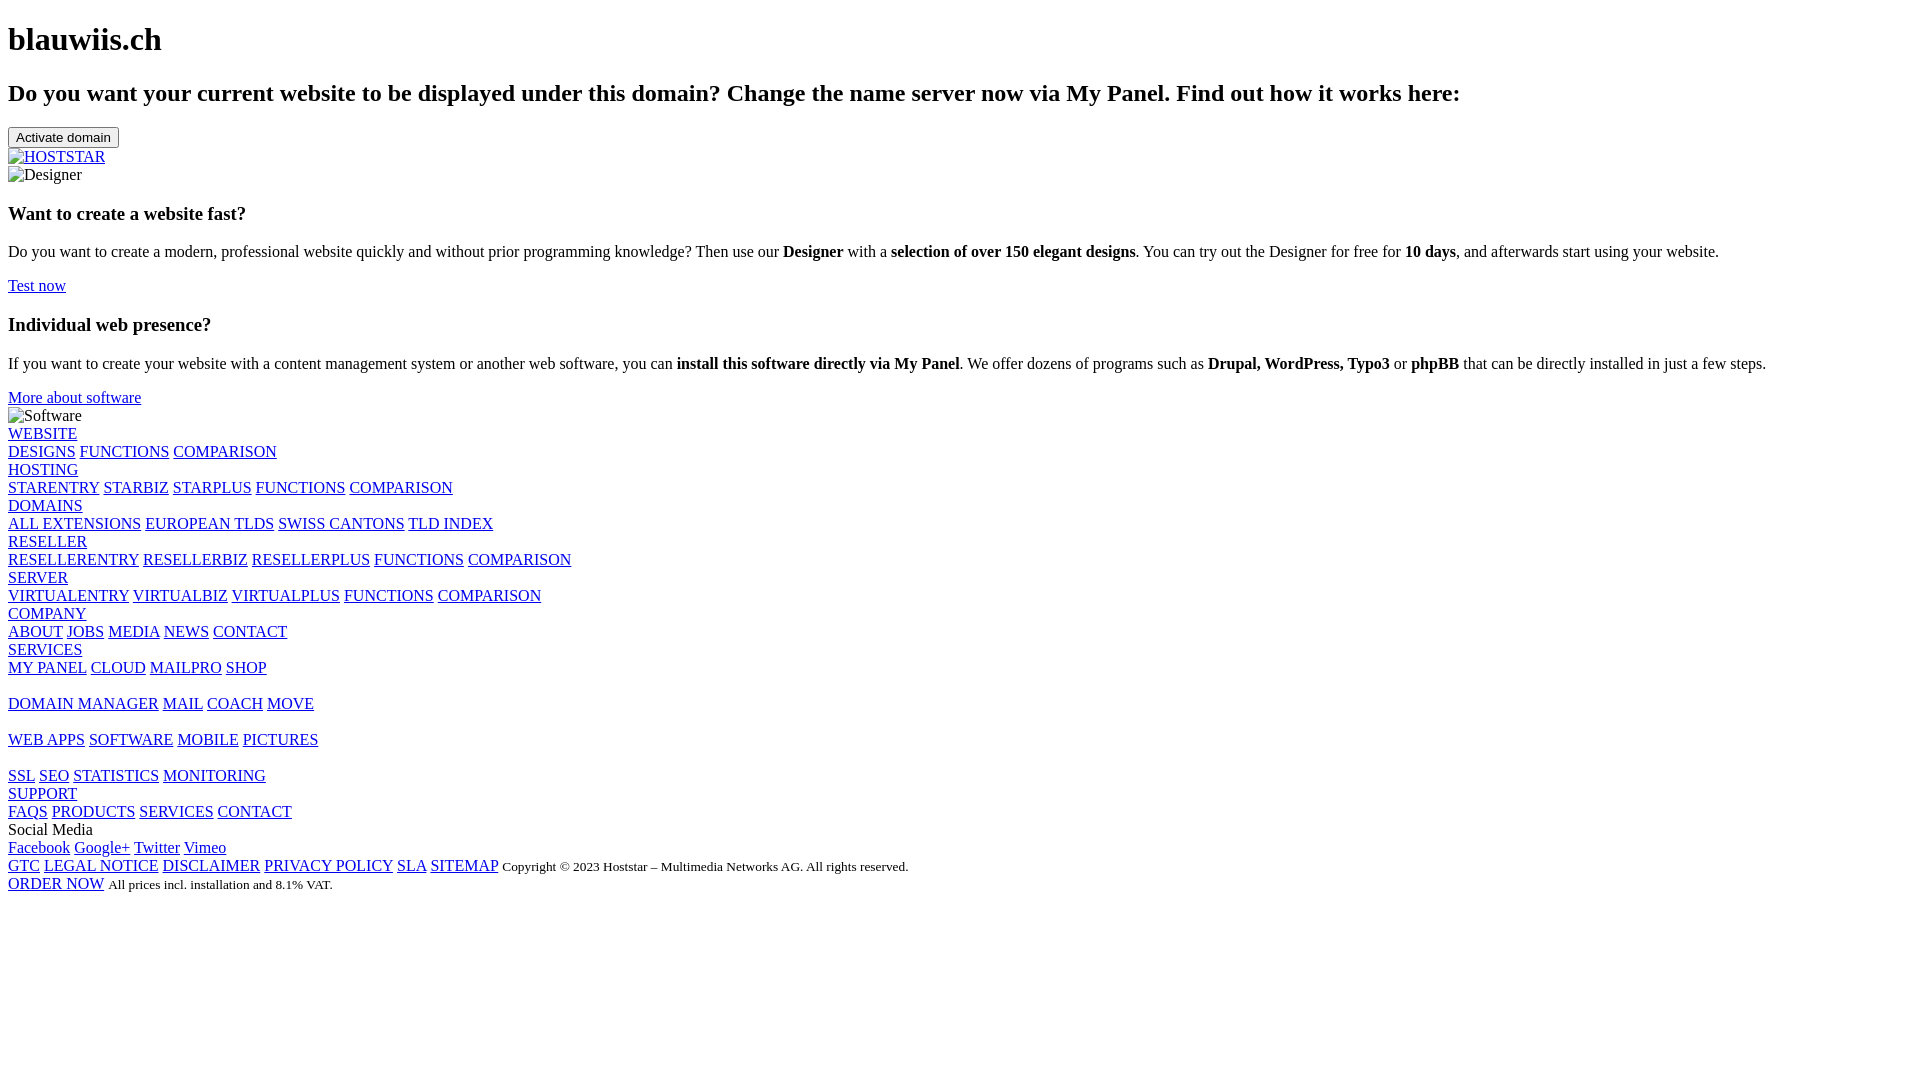  What do you see at coordinates (63, 136) in the screenshot?
I see `'Activate domain'` at bounding box center [63, 136].